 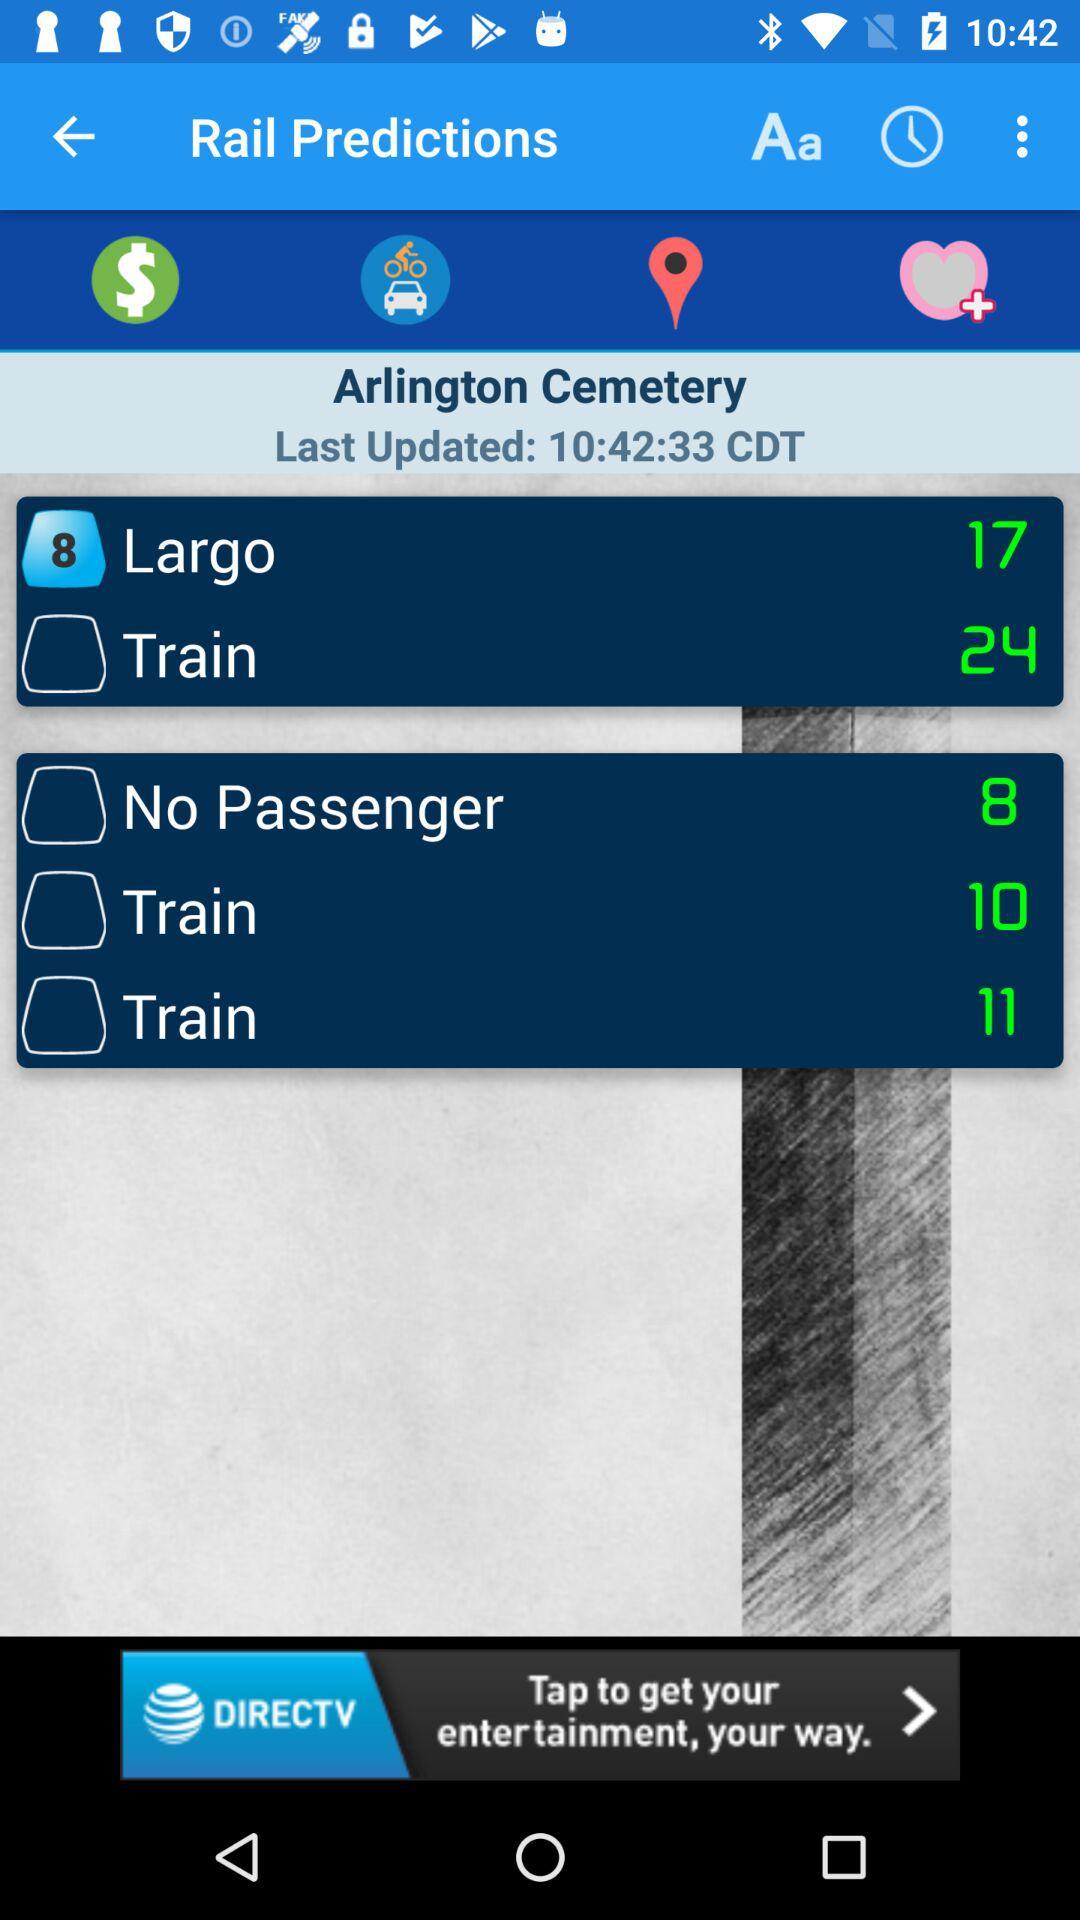 I want to click on like it, so click(x=945, y=278).